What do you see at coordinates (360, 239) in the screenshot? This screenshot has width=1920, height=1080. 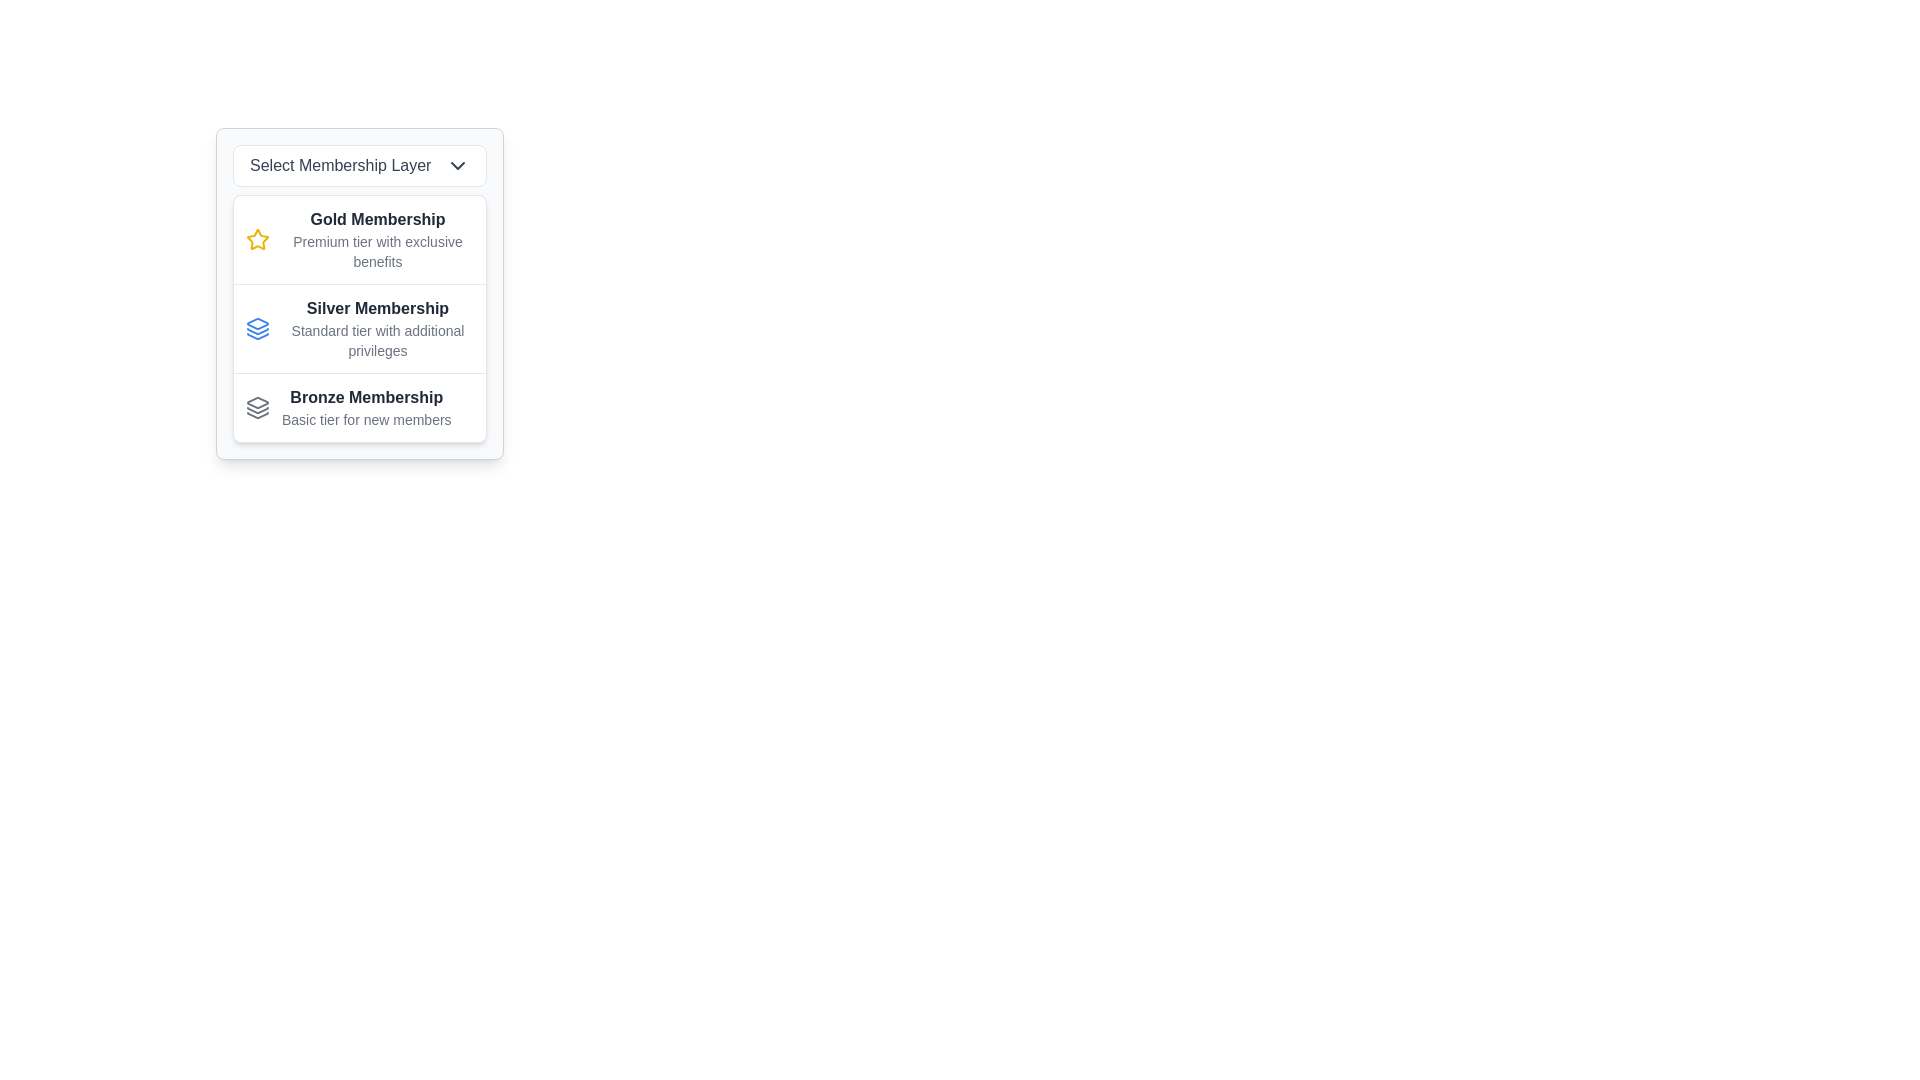 I see `the first list item labeled 'Gold Membership' with a golden star icon, which is directly below the 'Select Membership Layer' dropdown` at bounding box center [360, 239].